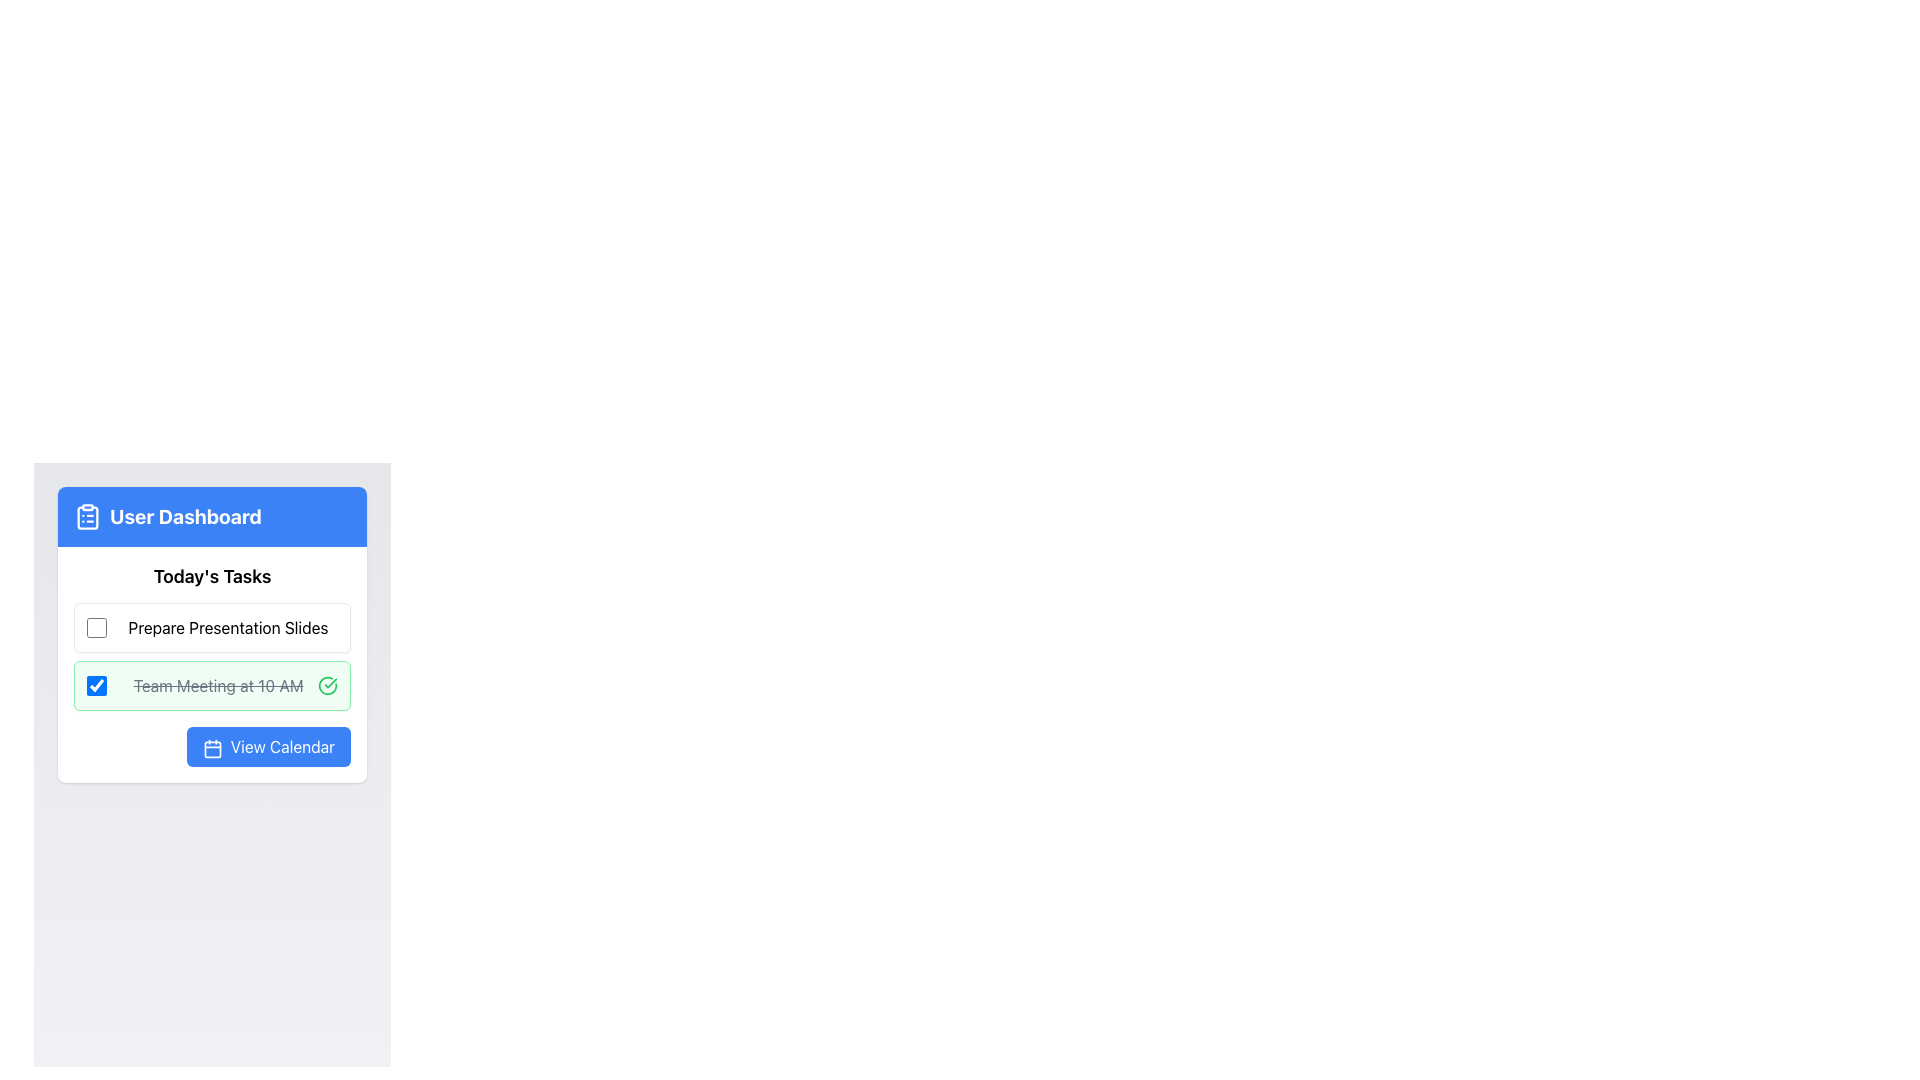  What do you see at coordinates (327, 685) in the screenshot?
I see `the green outlined circular check mark icon indicating a completed task next to the text 'Team Meeting at 10 AM.'` at bounding box center [327, 685].